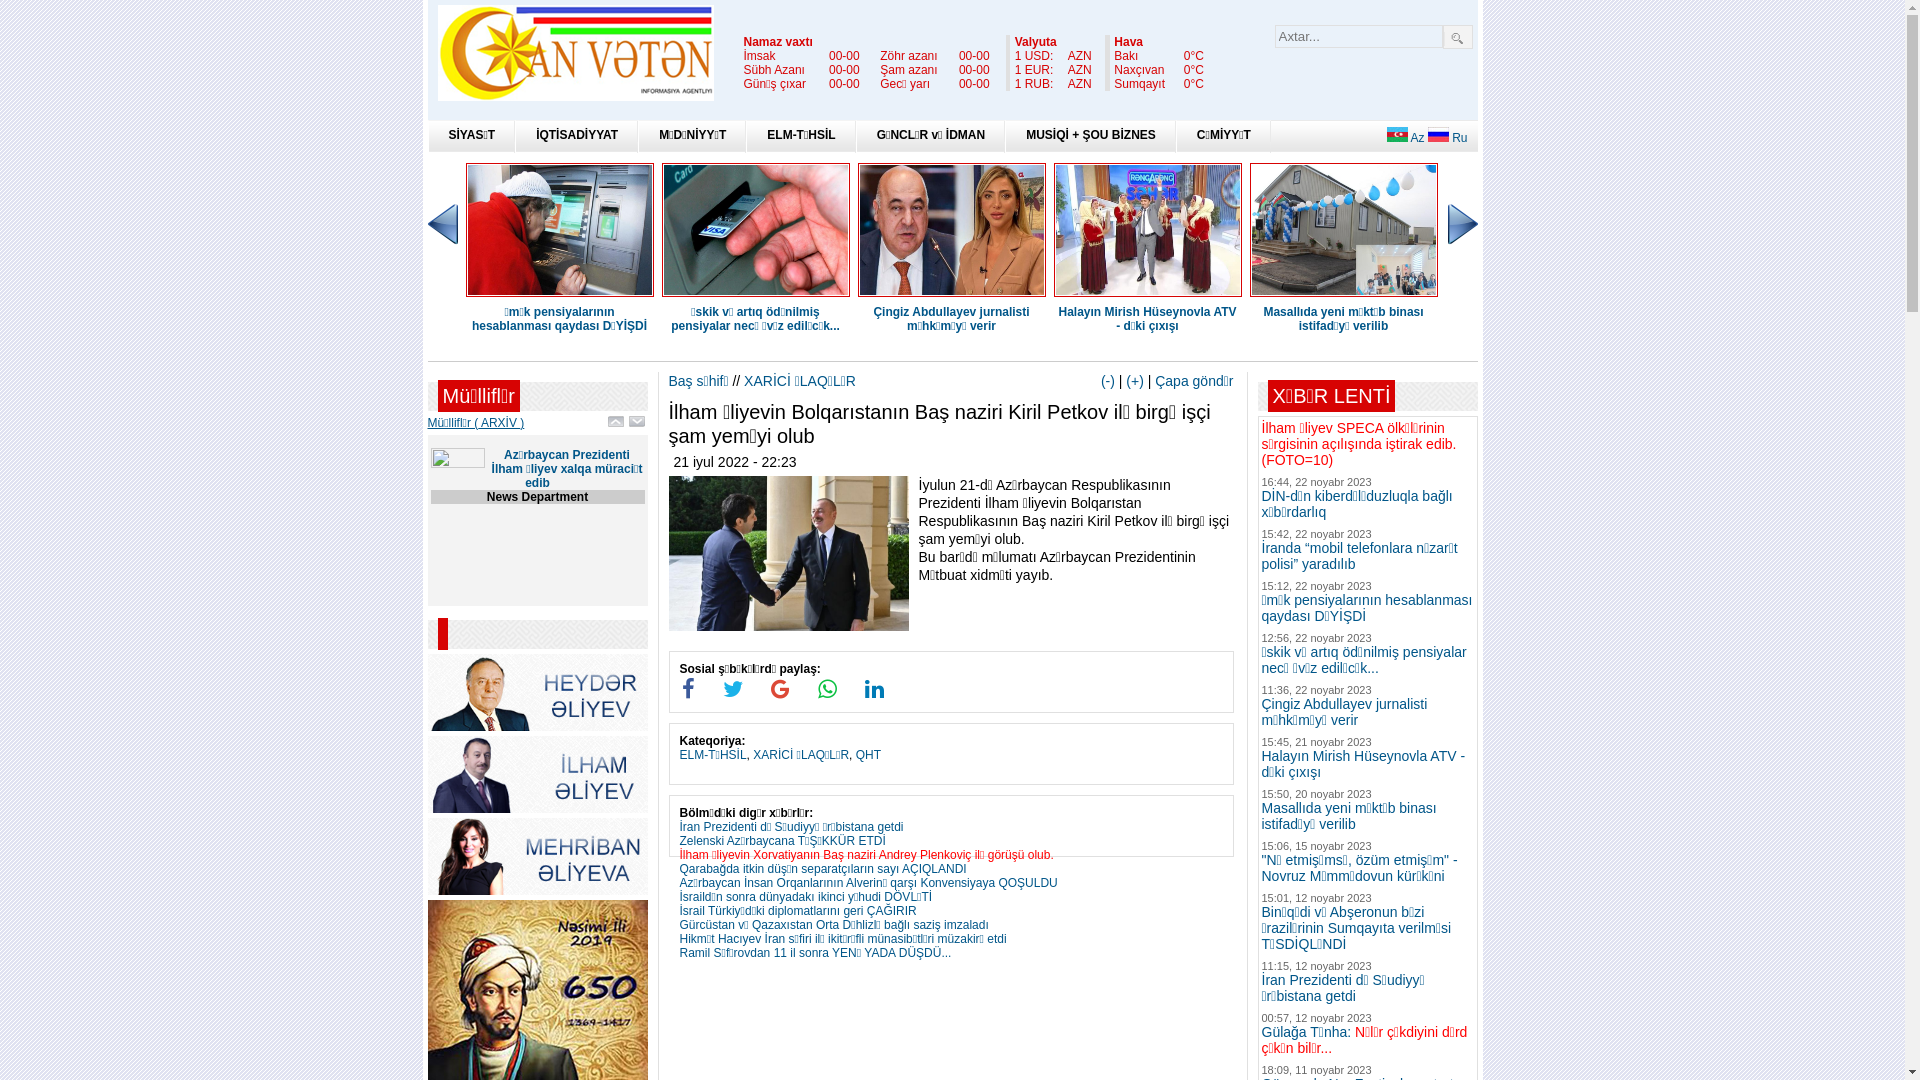  I want to click on 'QHT', so click(868, 755).